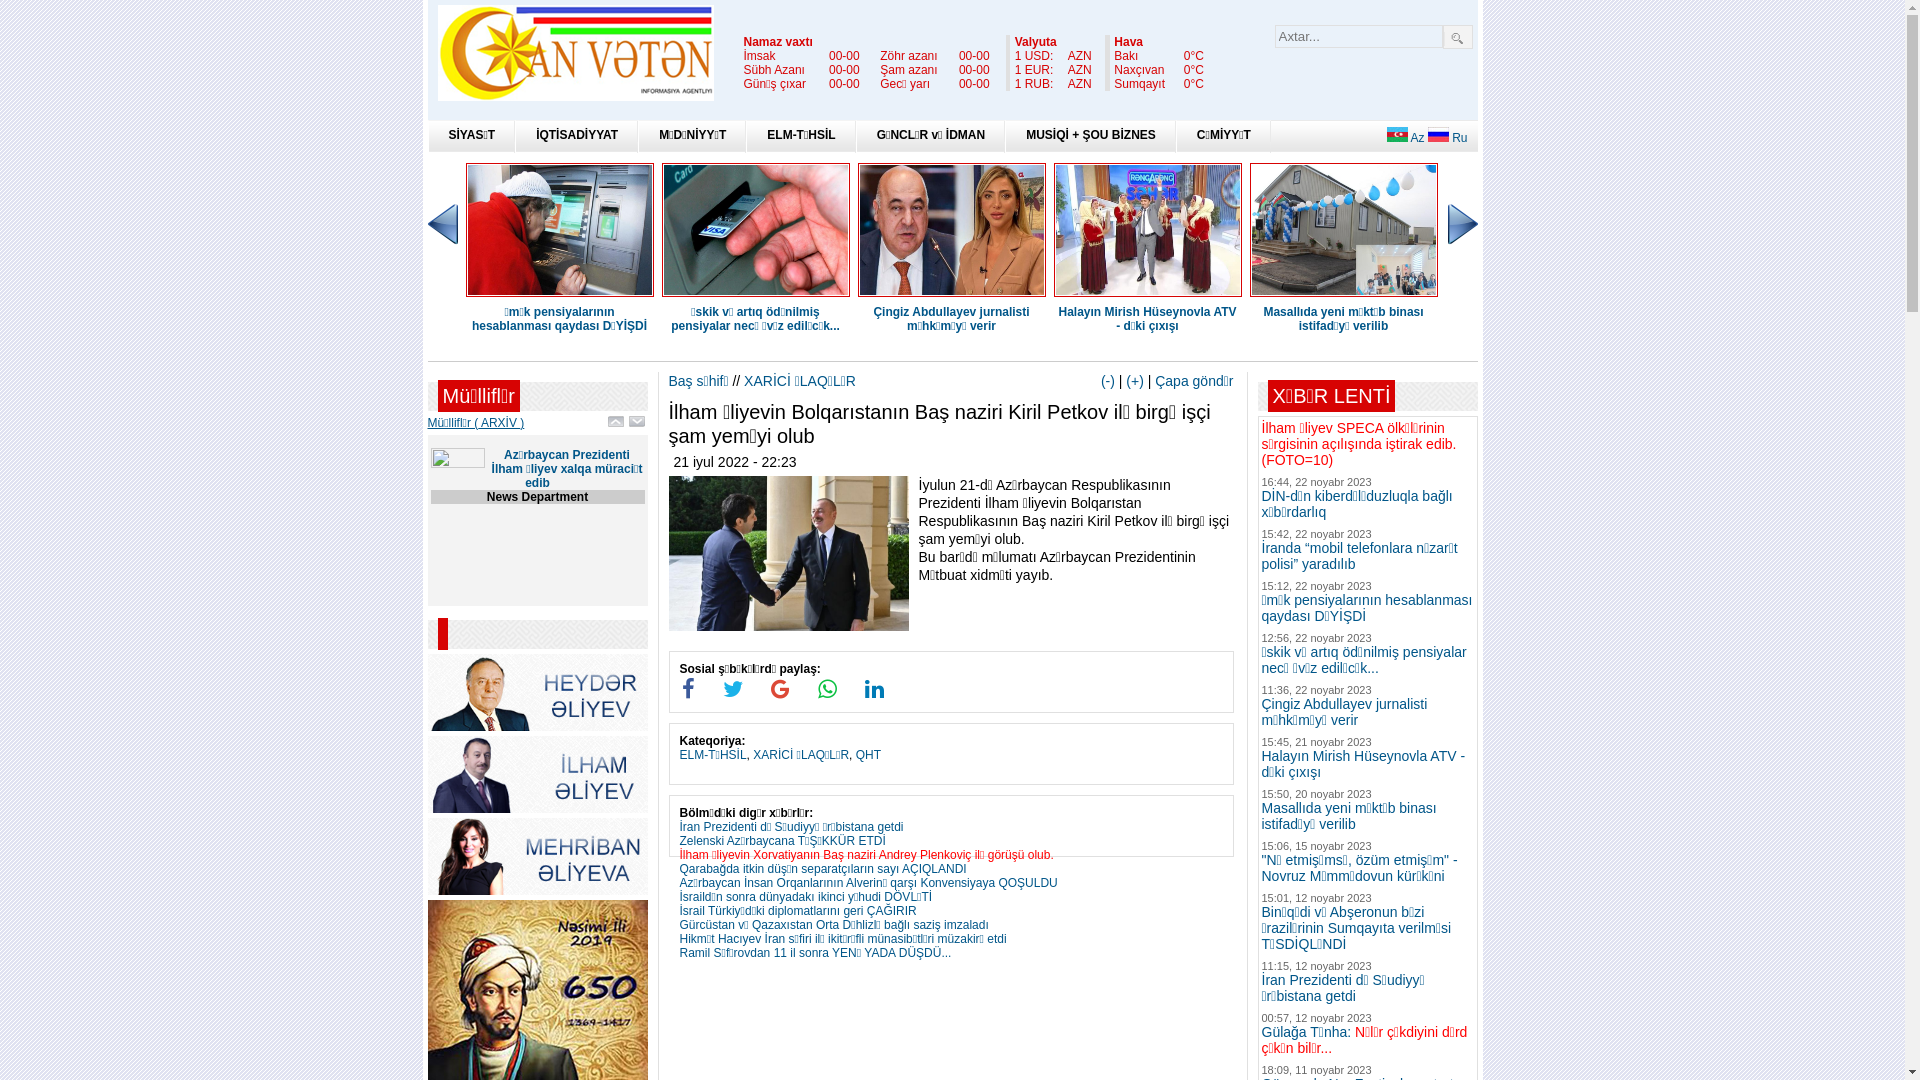  I want to click on 'QHT', so click(868, 755).